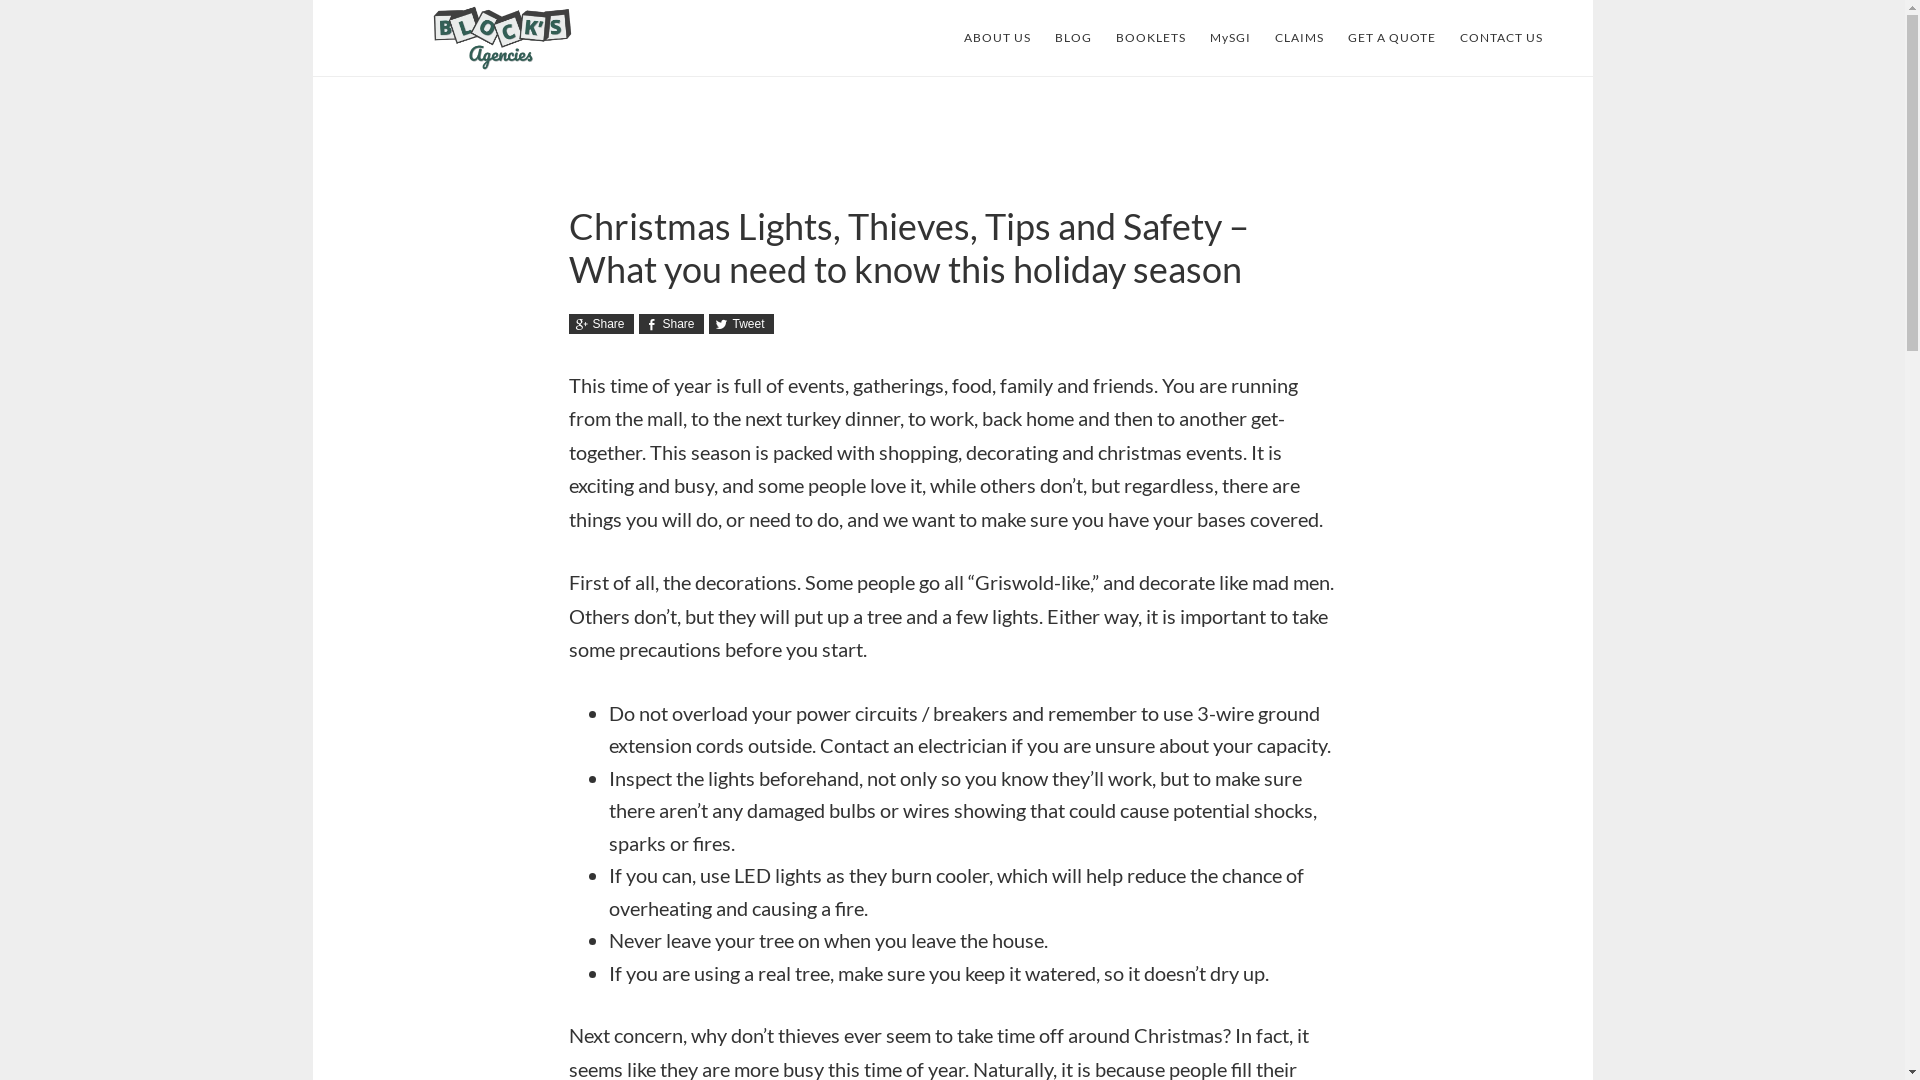 This screenshot has width=1920, height=1080. What do you see at coordinates (599, 323) in the screenshot?
I see `'Share'` at bounding box center [599, 323].